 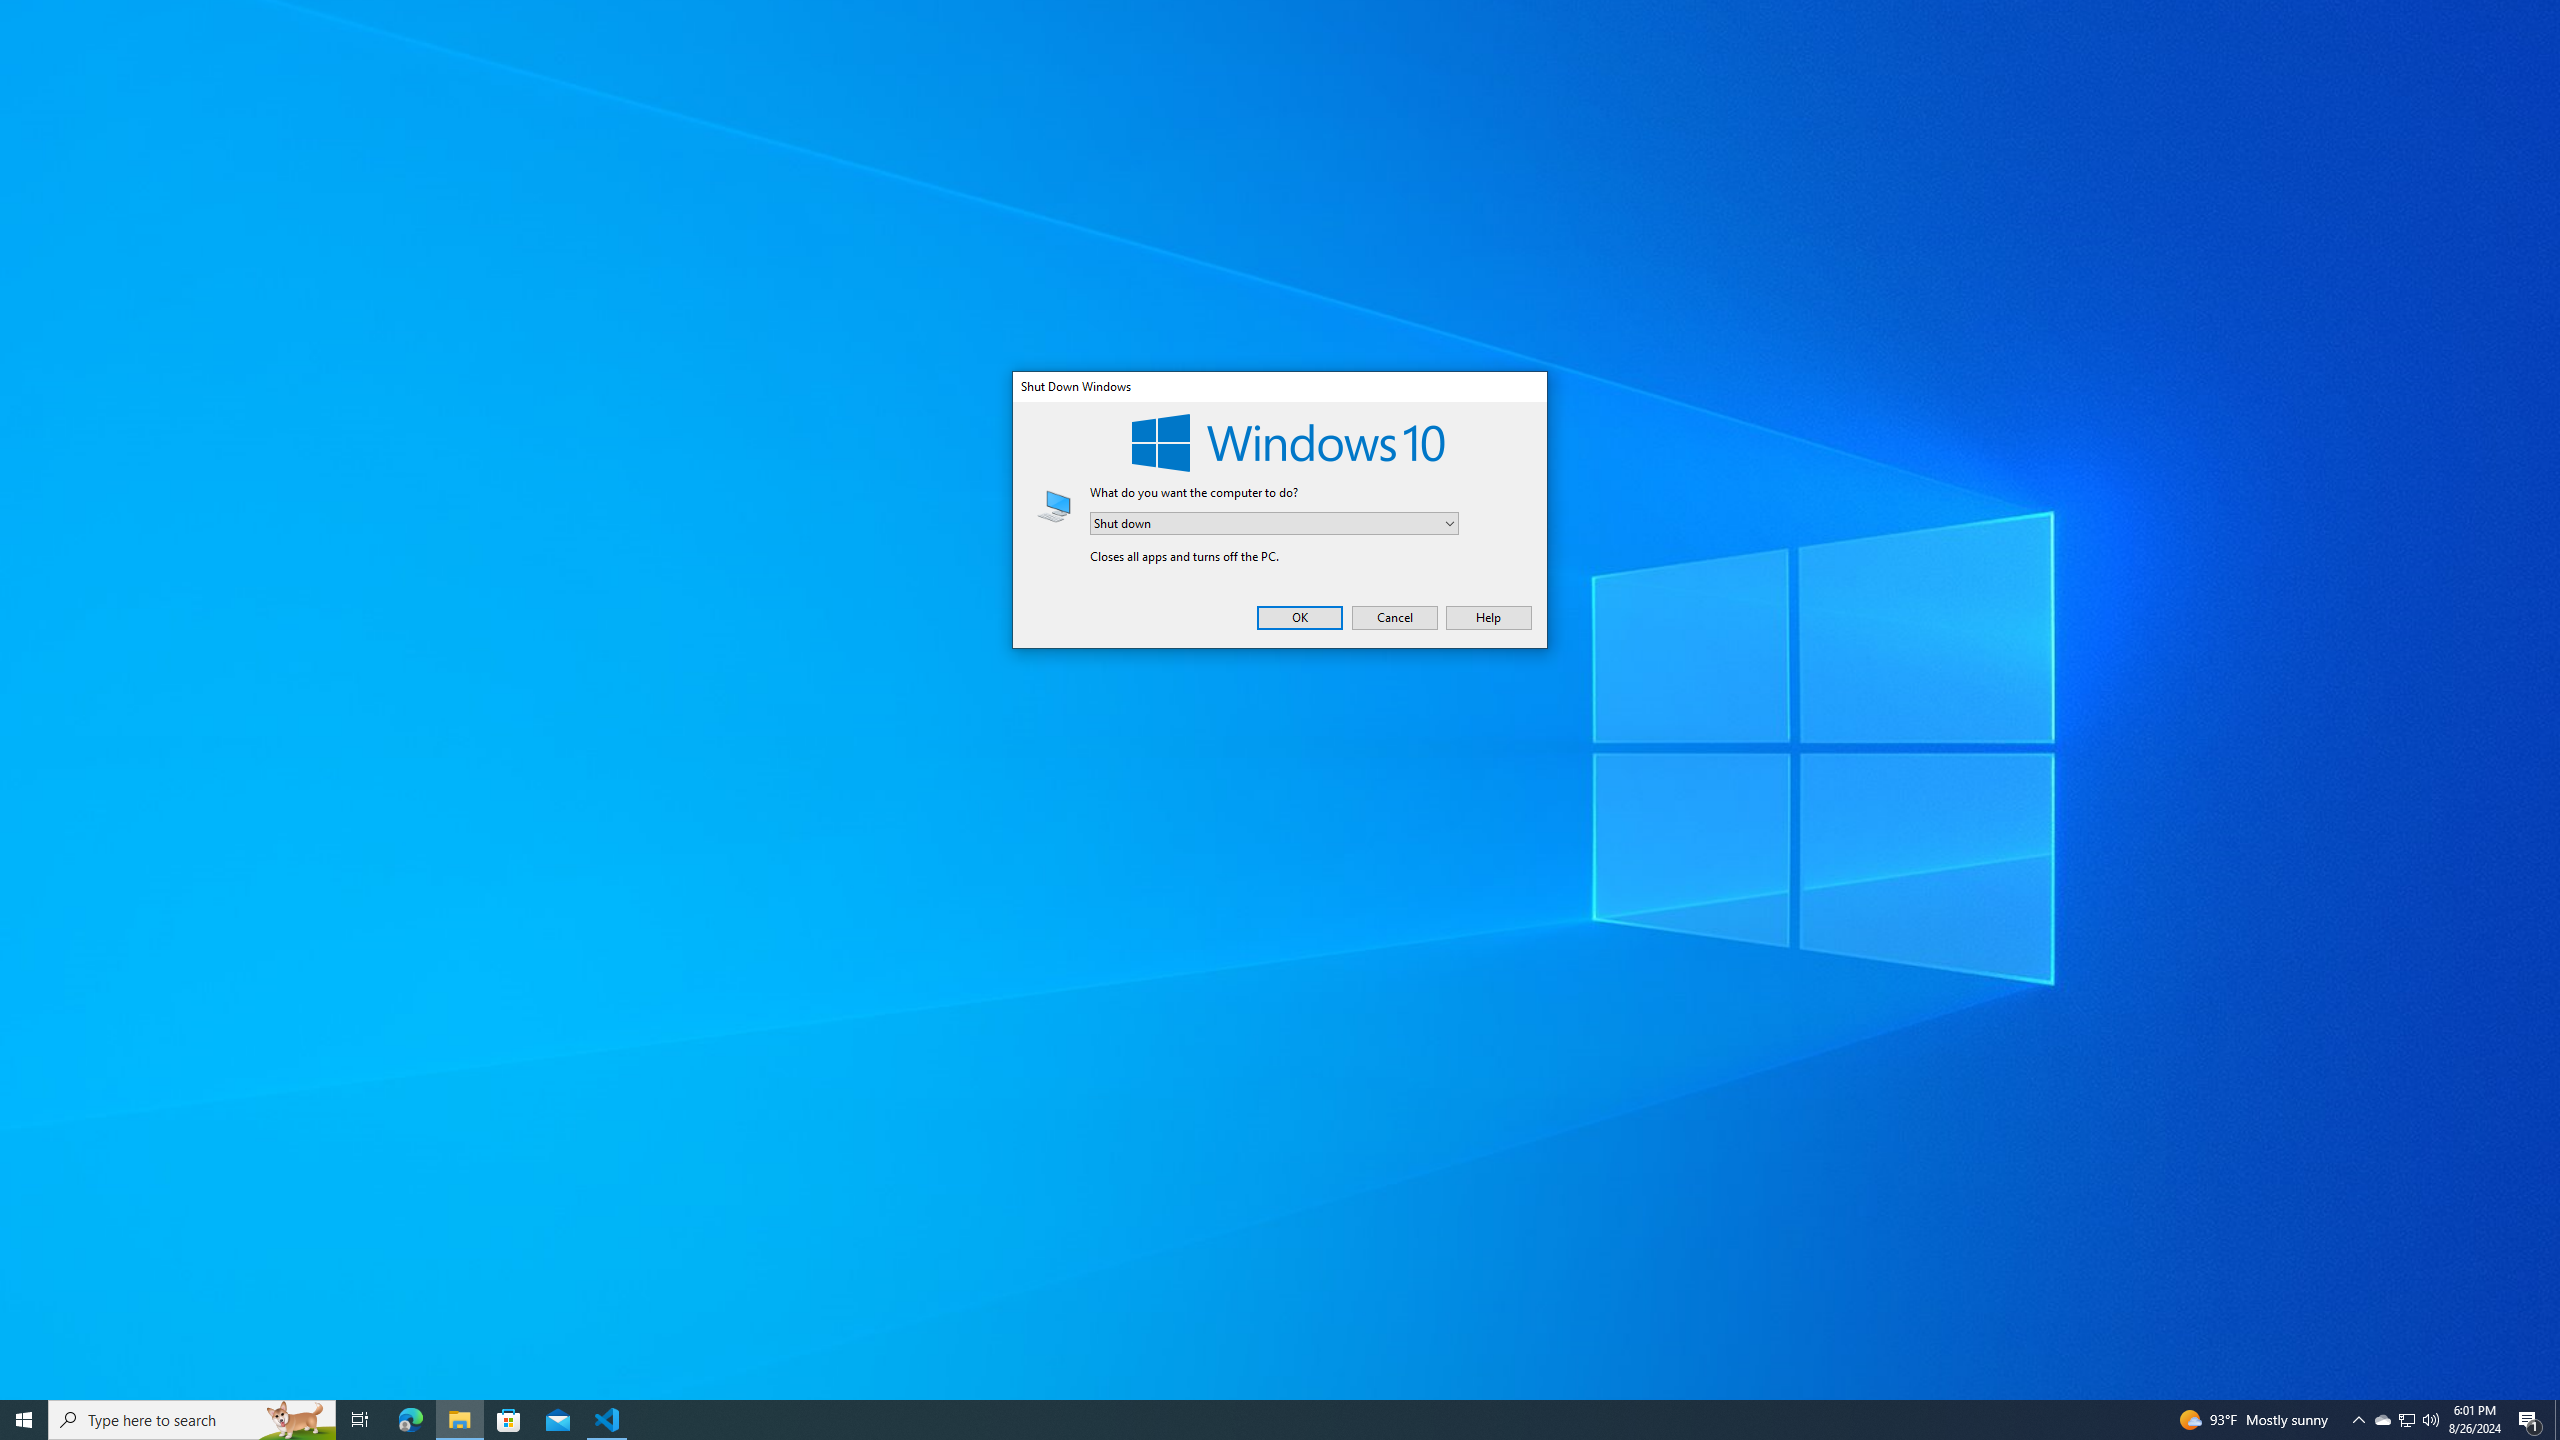 I want to click on 'Action Center, 1 new notification', so click(x=2429, y=1418).